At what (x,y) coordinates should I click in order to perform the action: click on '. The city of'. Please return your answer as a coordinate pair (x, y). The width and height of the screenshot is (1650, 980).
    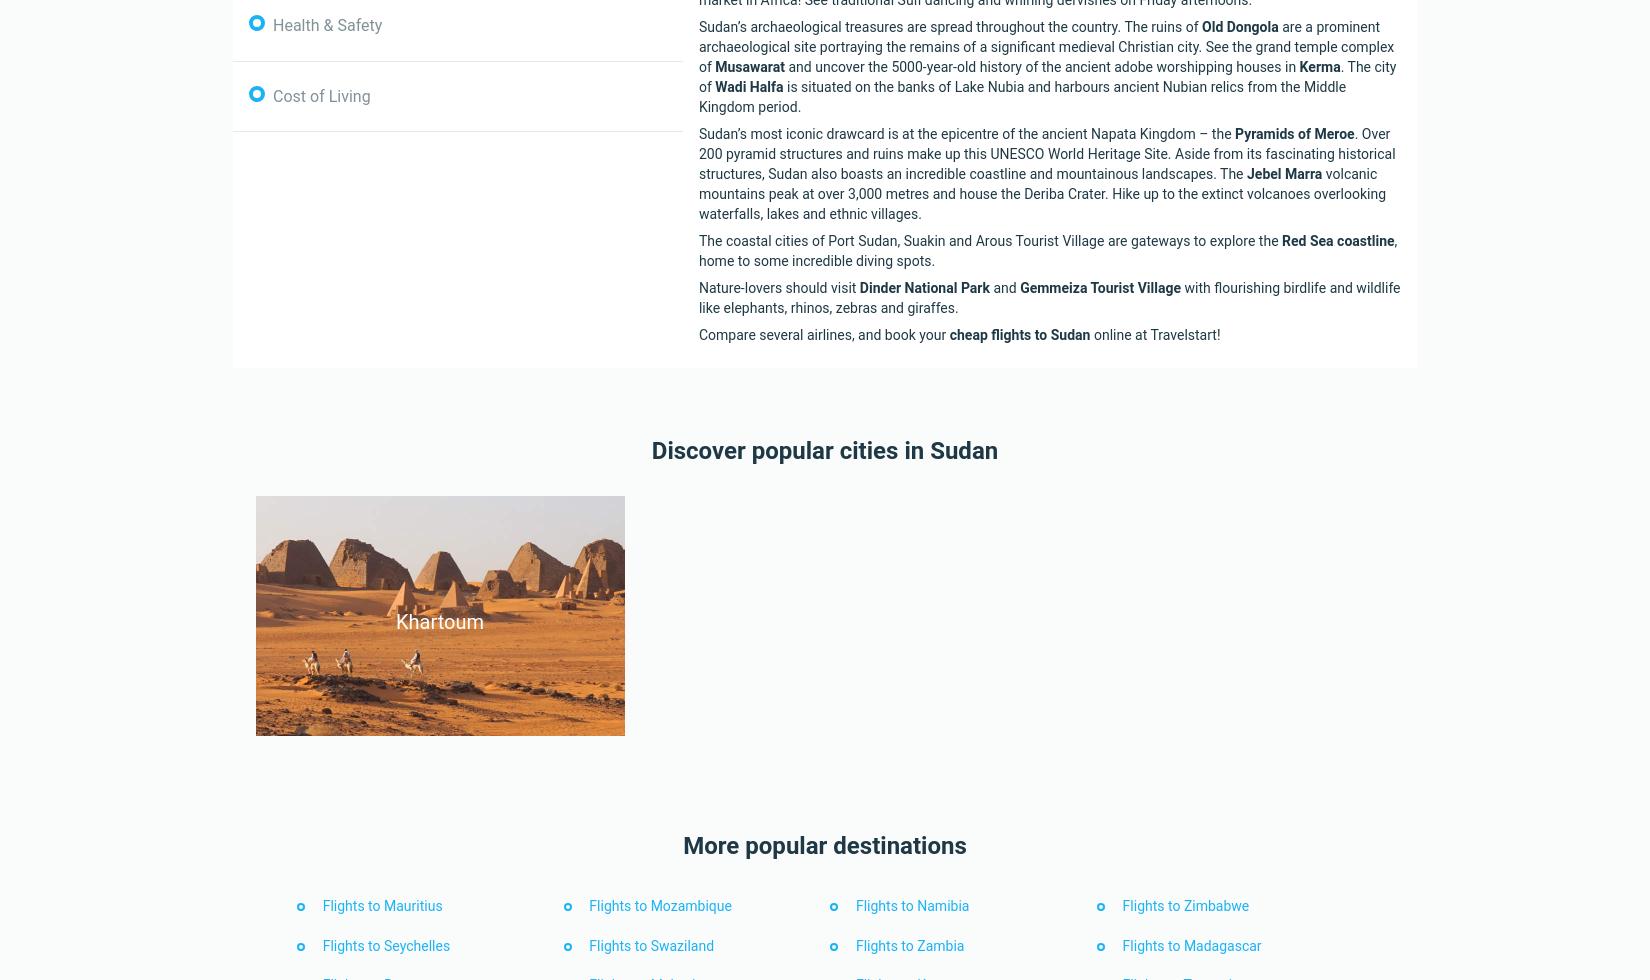
    Looking at the image, I should click on (1046, 76).